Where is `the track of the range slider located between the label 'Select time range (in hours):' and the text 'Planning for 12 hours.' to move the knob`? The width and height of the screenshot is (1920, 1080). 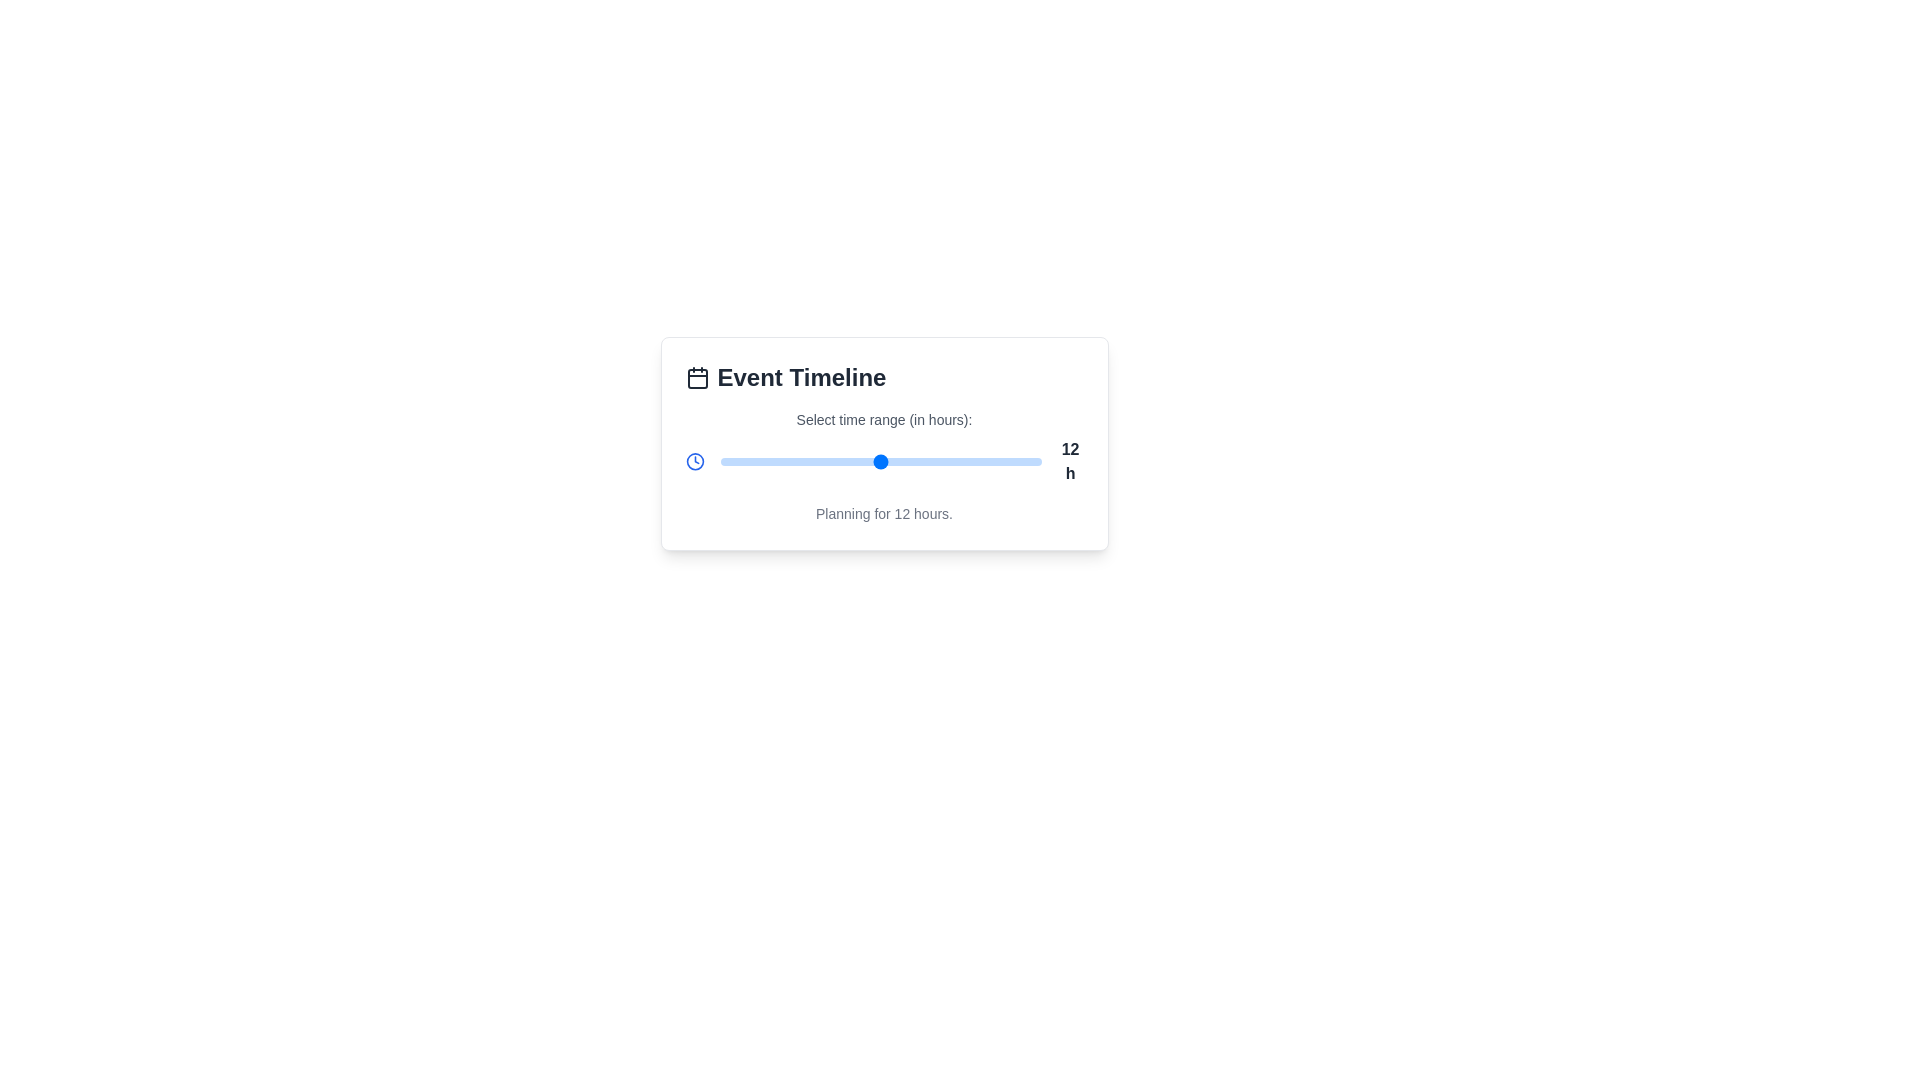 the track of the range slider located between the label 'Select time range (in hours):' and the text 'Planning for 12 hours.' to move the knob is located at coordinates (883, 462).